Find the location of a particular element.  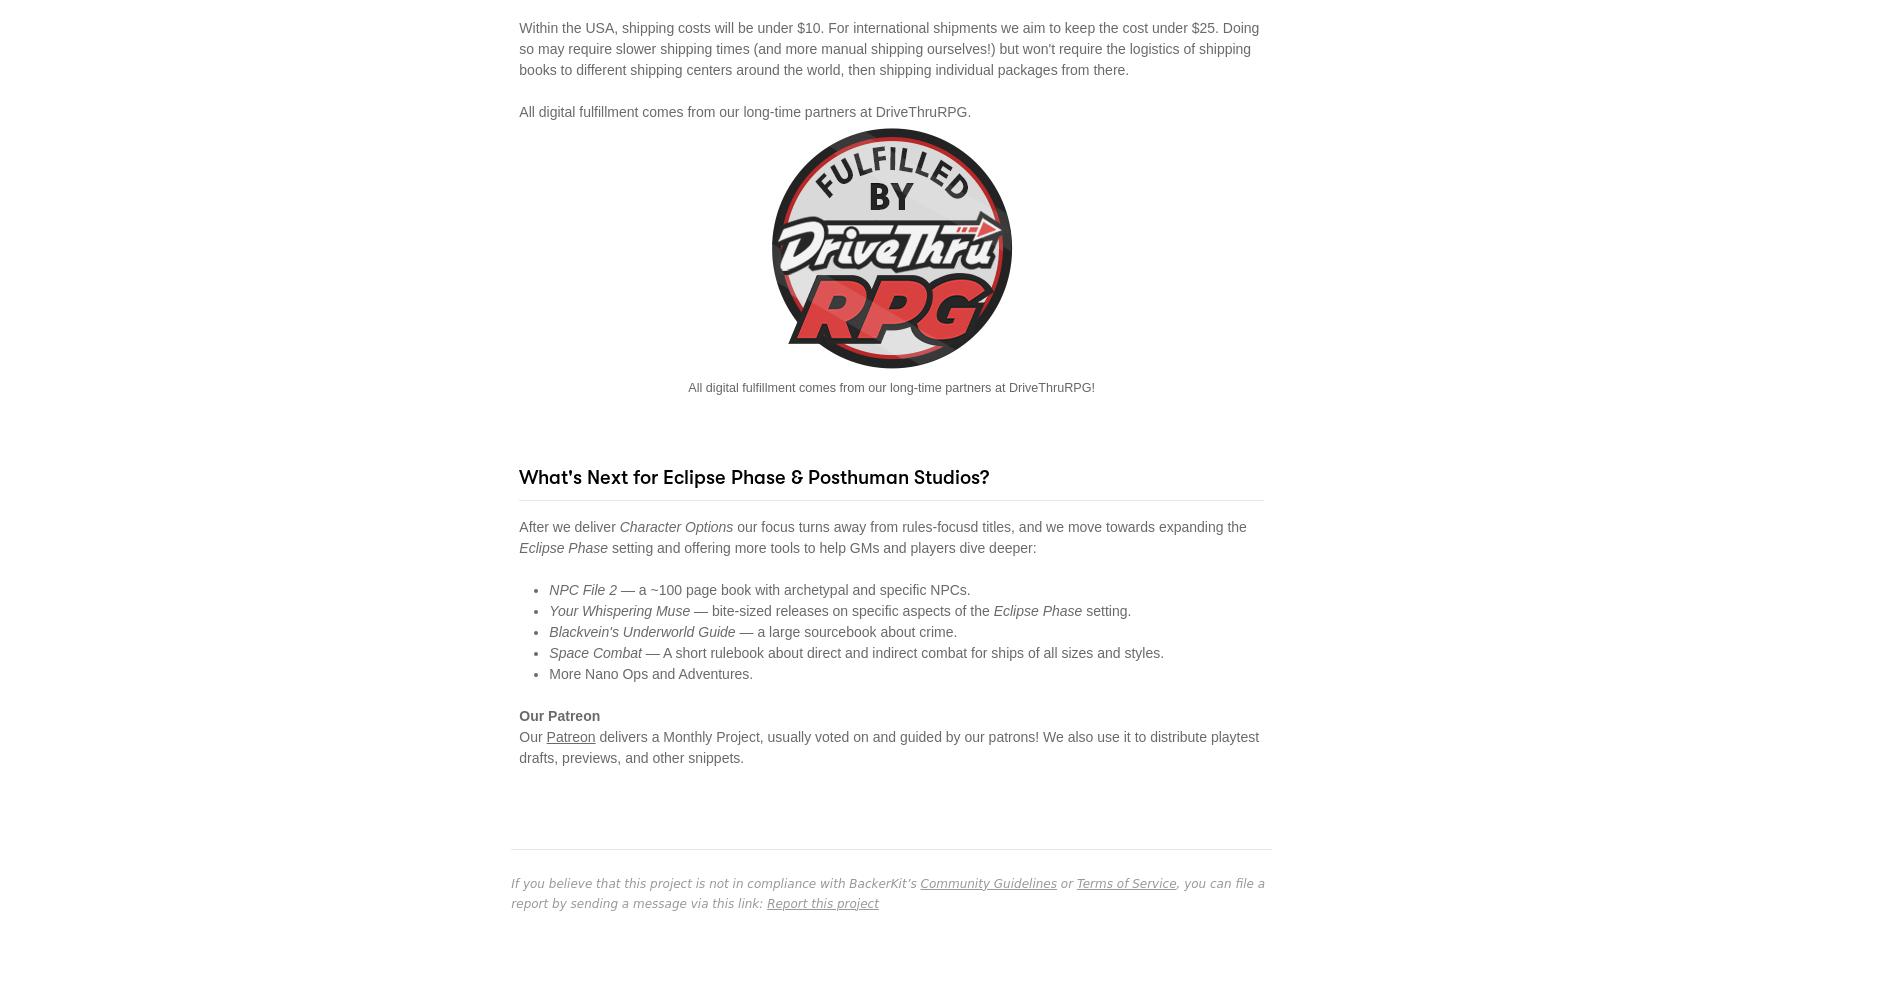

'— a ~100 page book with archetypal and specific NPCs.' is located at coordinates (793, 588).